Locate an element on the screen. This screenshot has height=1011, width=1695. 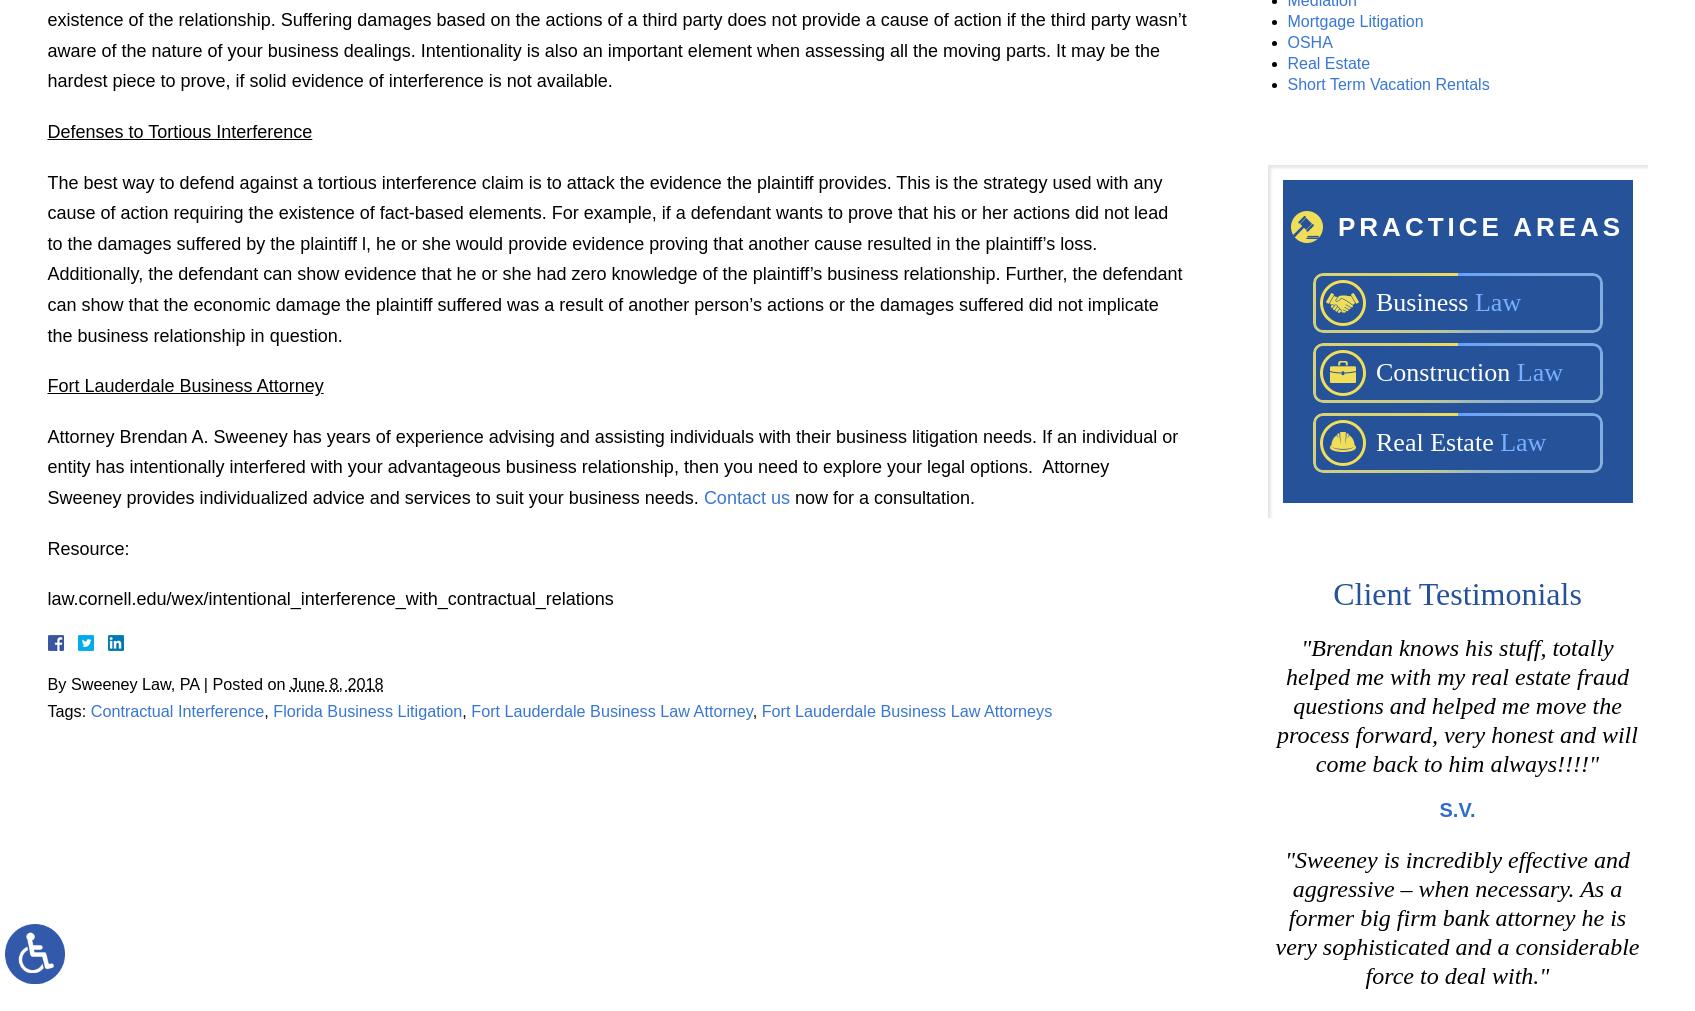
'Florida Business Litigation' is located at coordinates (366, 710).